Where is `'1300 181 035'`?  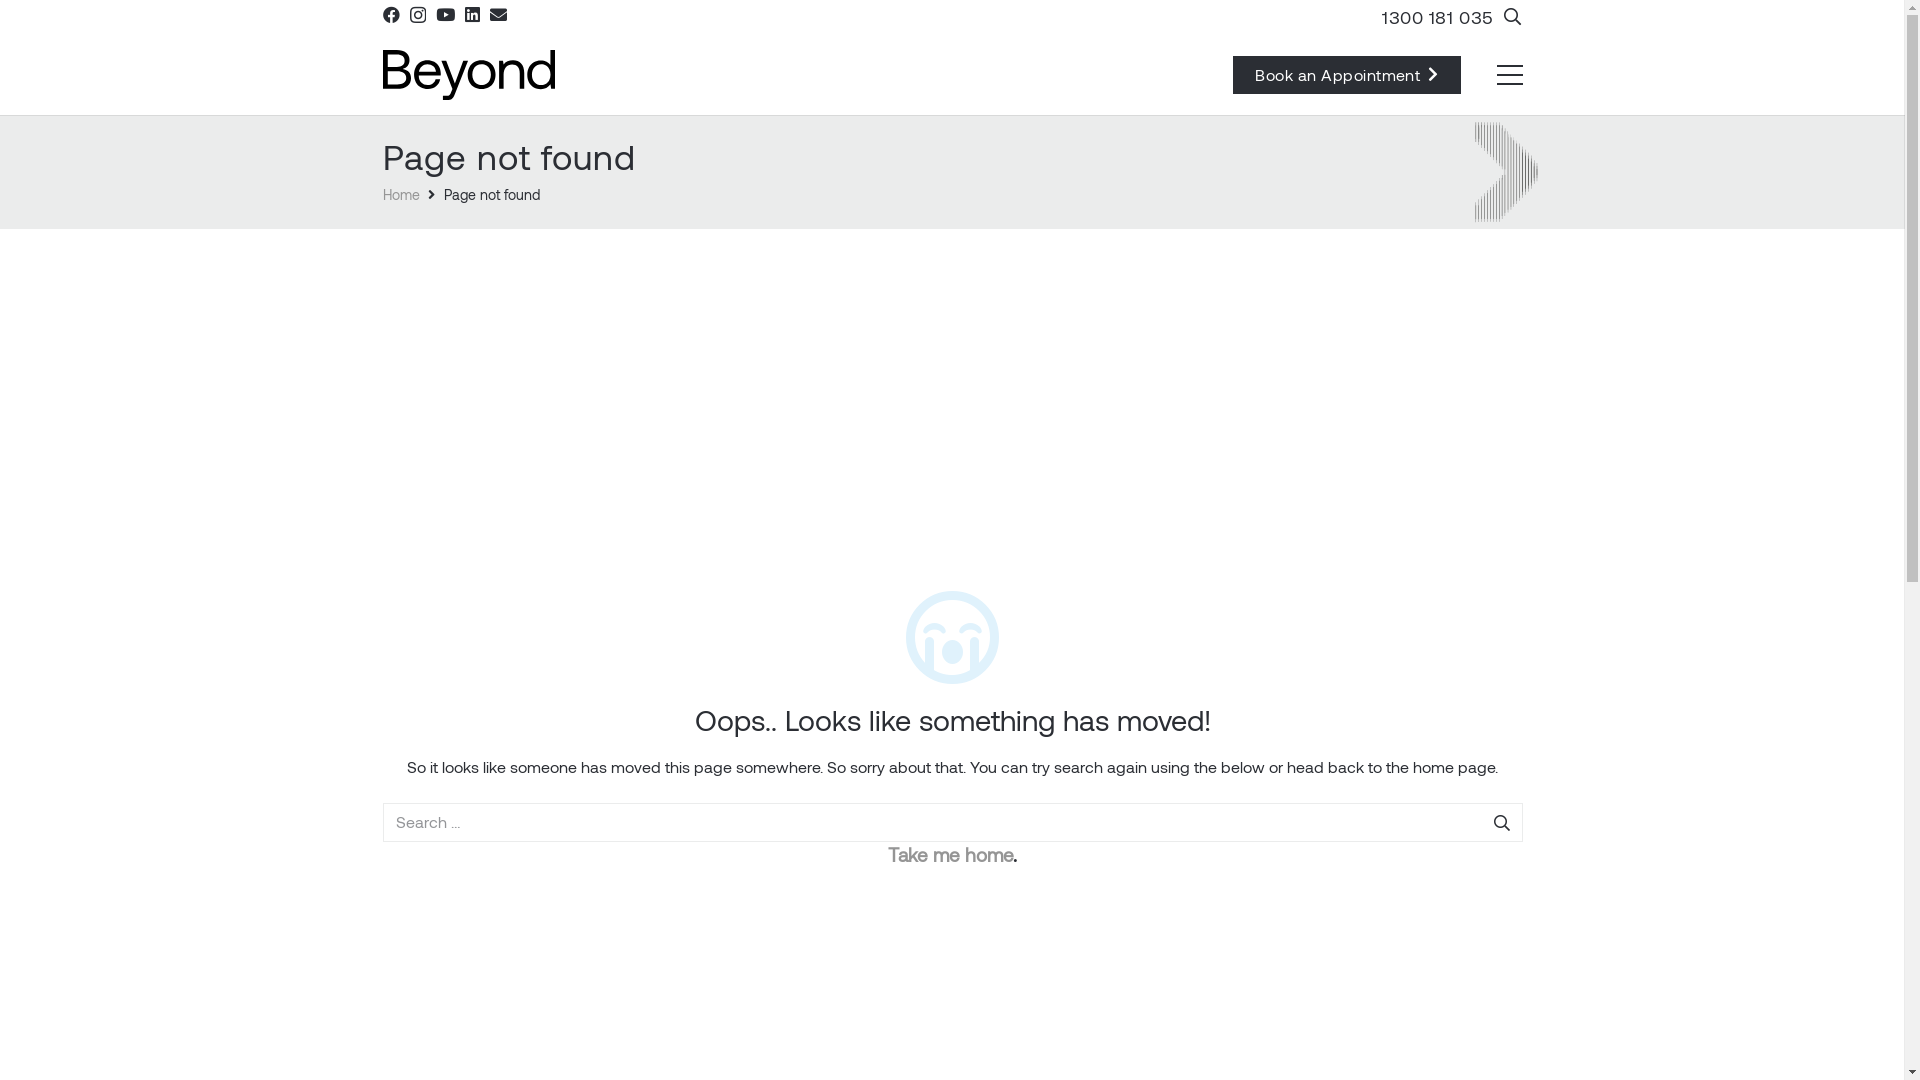 '1300 181 035' is located at coordinates (1436, 16).